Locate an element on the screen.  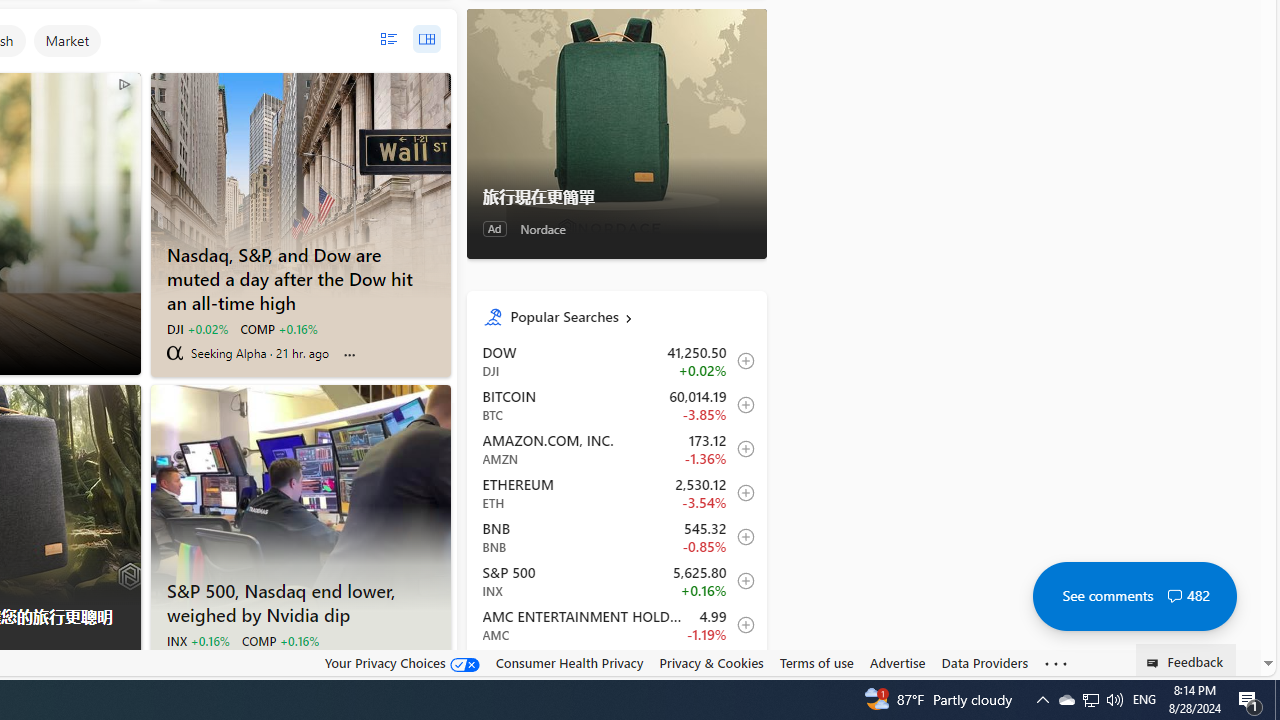
'Ad' is located at coordinates (494, 227).